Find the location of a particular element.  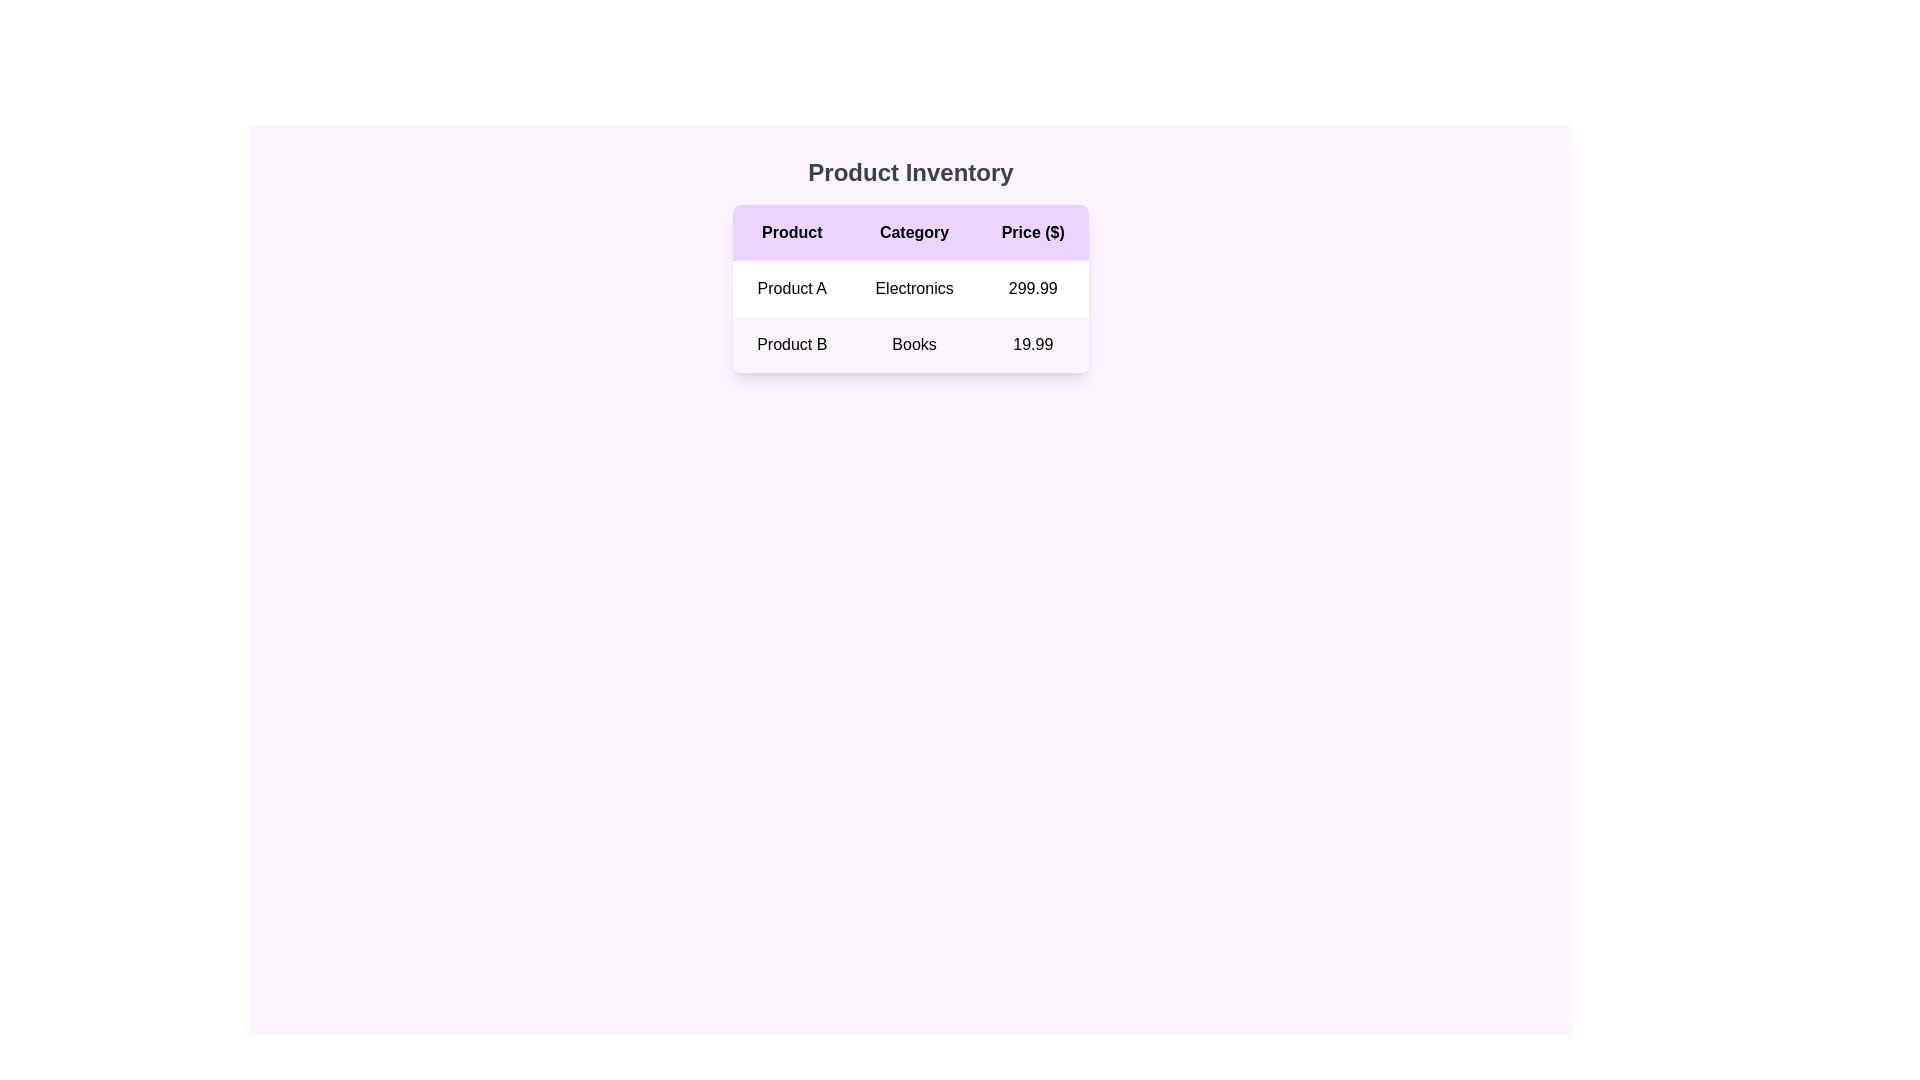

the text label displaying 'Category' in black on a purple background, which is centered in the second column of the table header is located at coordinates (913, 231).